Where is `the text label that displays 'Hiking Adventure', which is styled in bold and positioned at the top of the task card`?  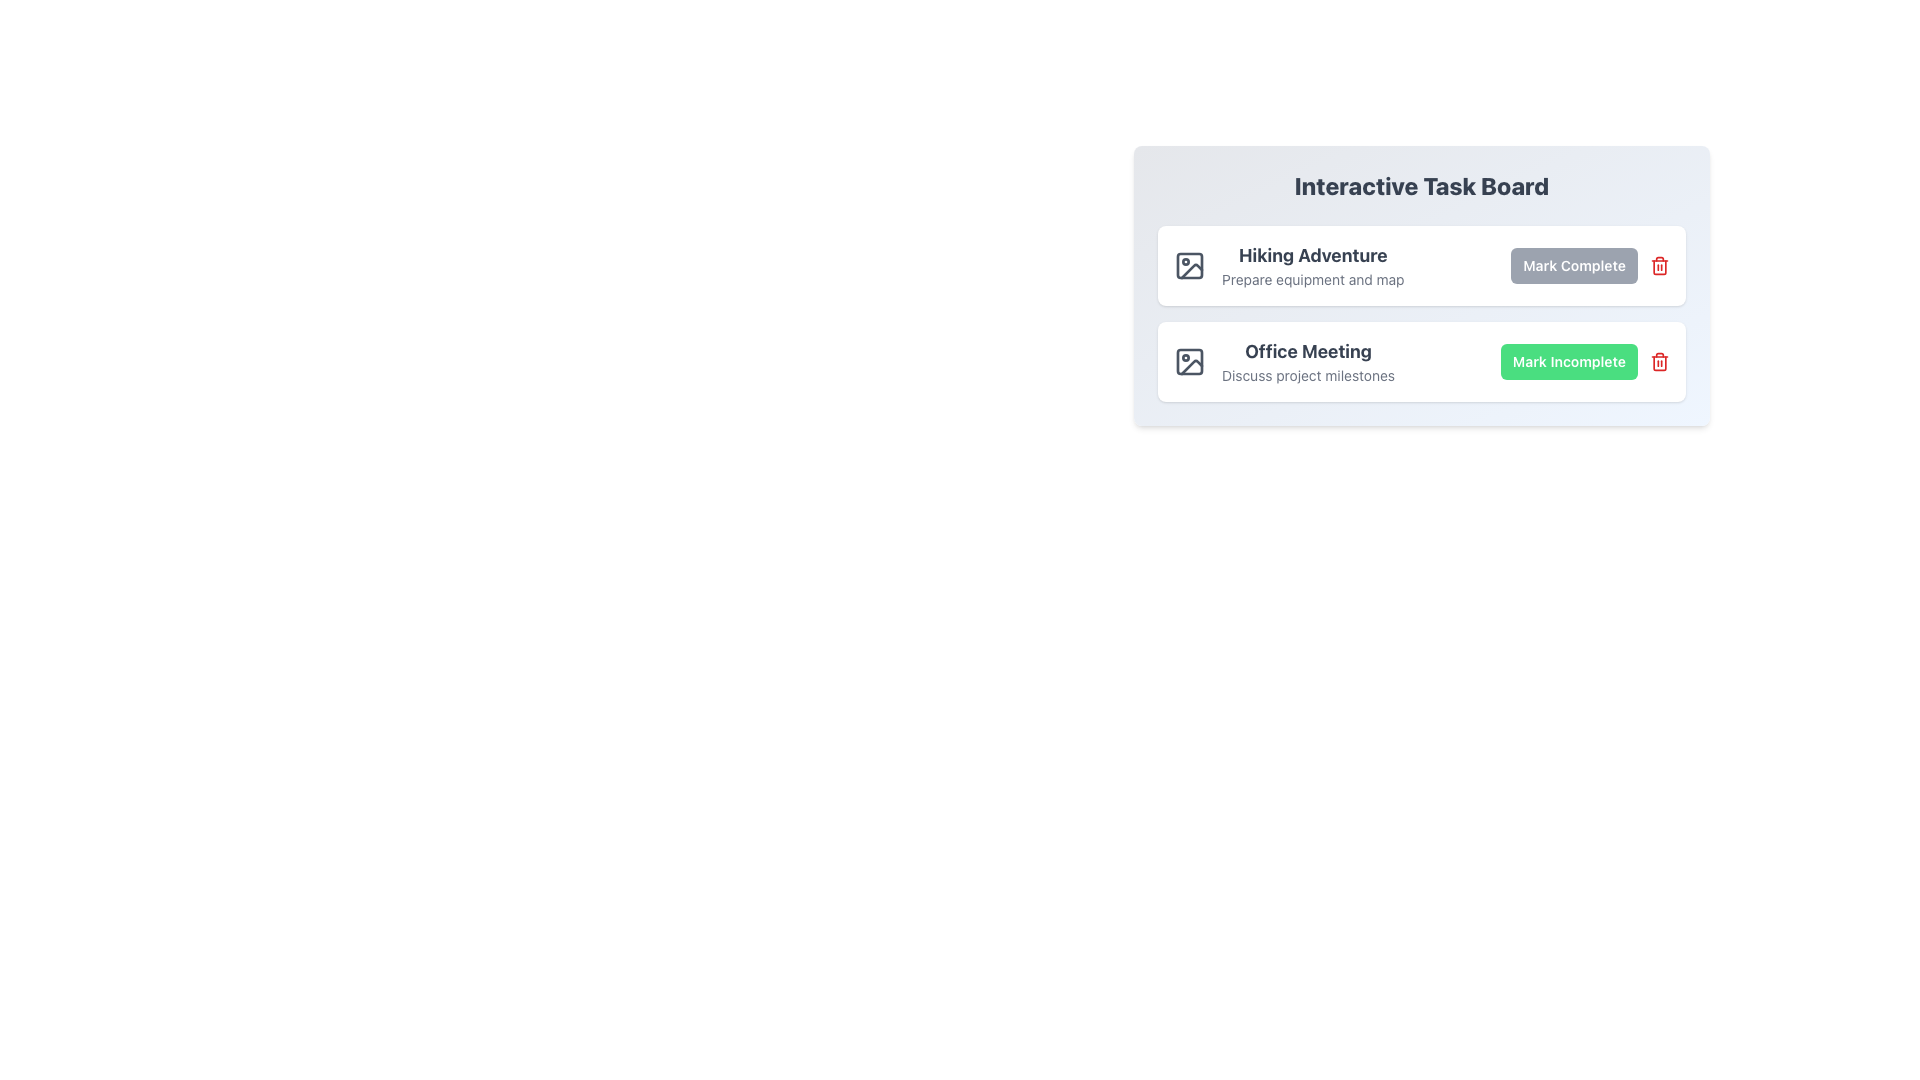
the text label that displays 'Hiking Adventure', which is styled in bold and positioned at the top of the task card is located at coordinates (1313, 254).